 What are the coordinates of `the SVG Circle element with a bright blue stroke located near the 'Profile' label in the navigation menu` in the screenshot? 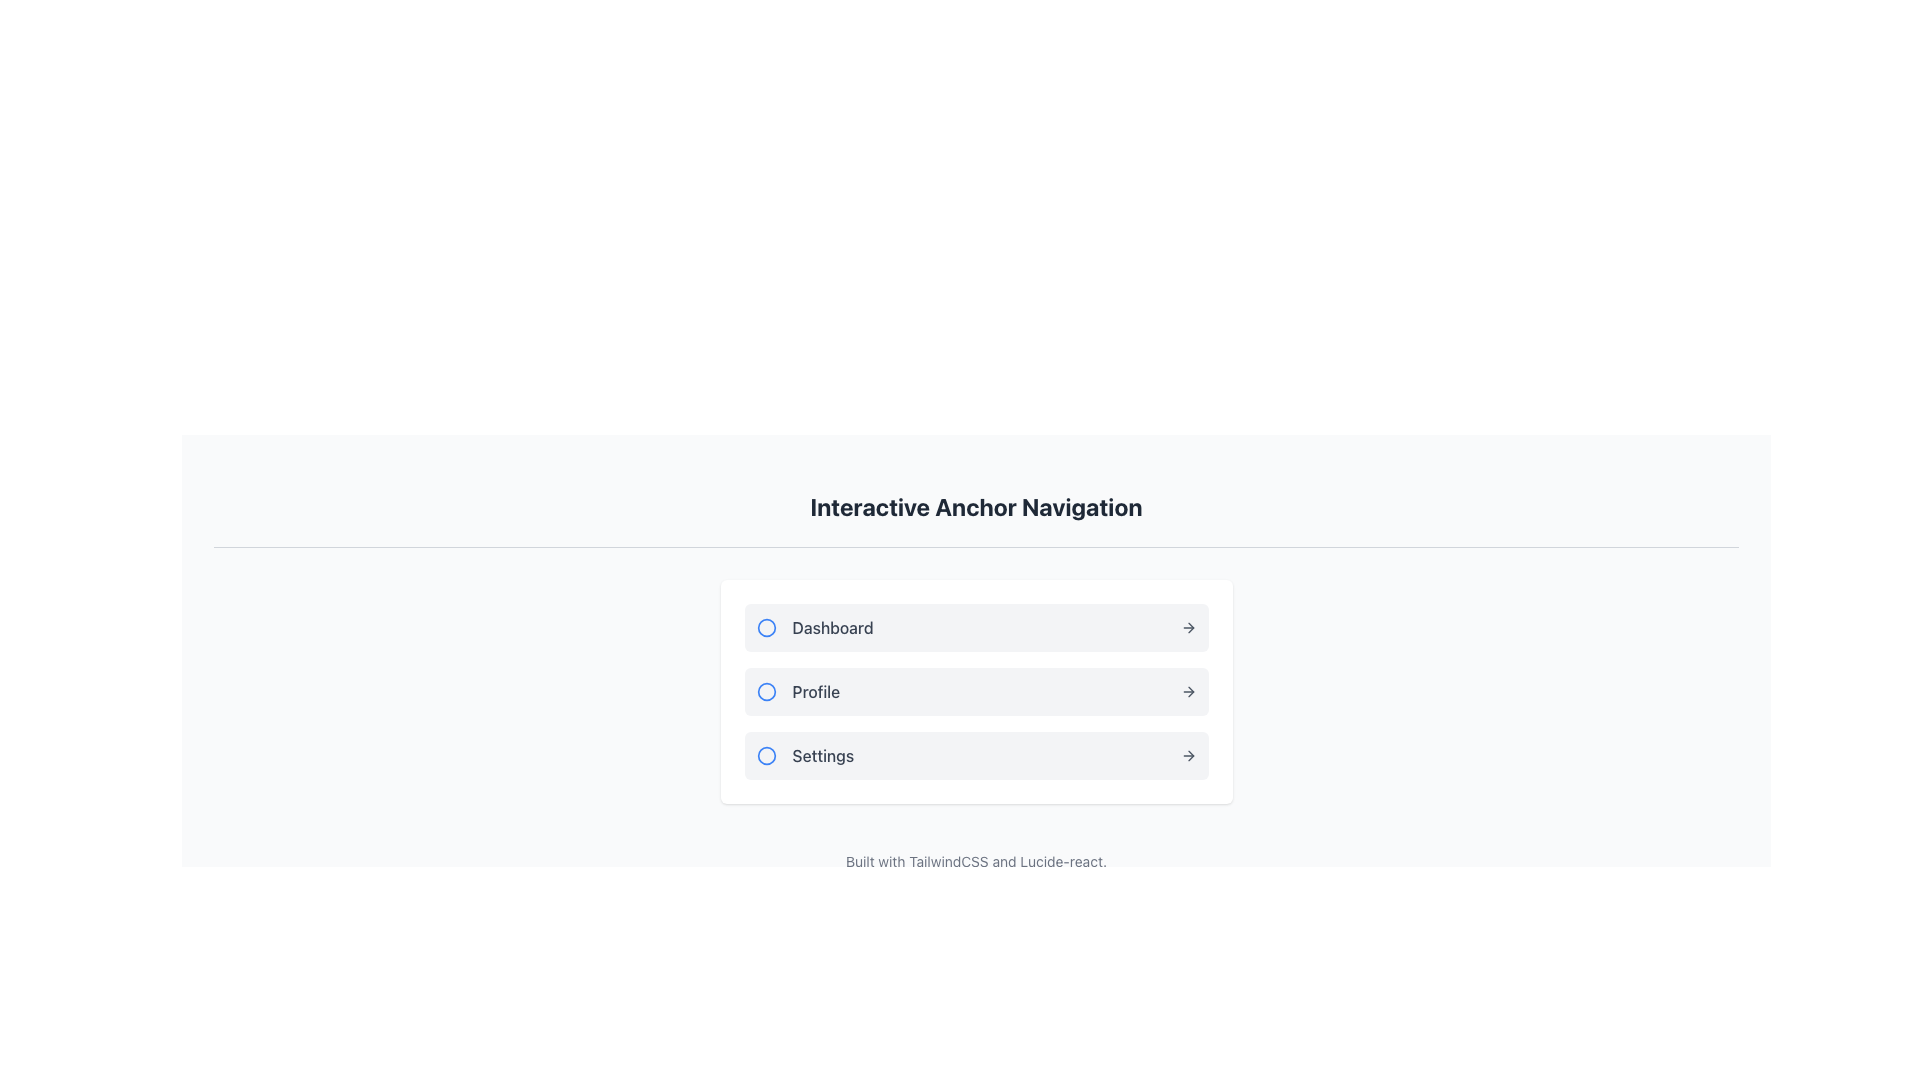 It's located at (765, 690).